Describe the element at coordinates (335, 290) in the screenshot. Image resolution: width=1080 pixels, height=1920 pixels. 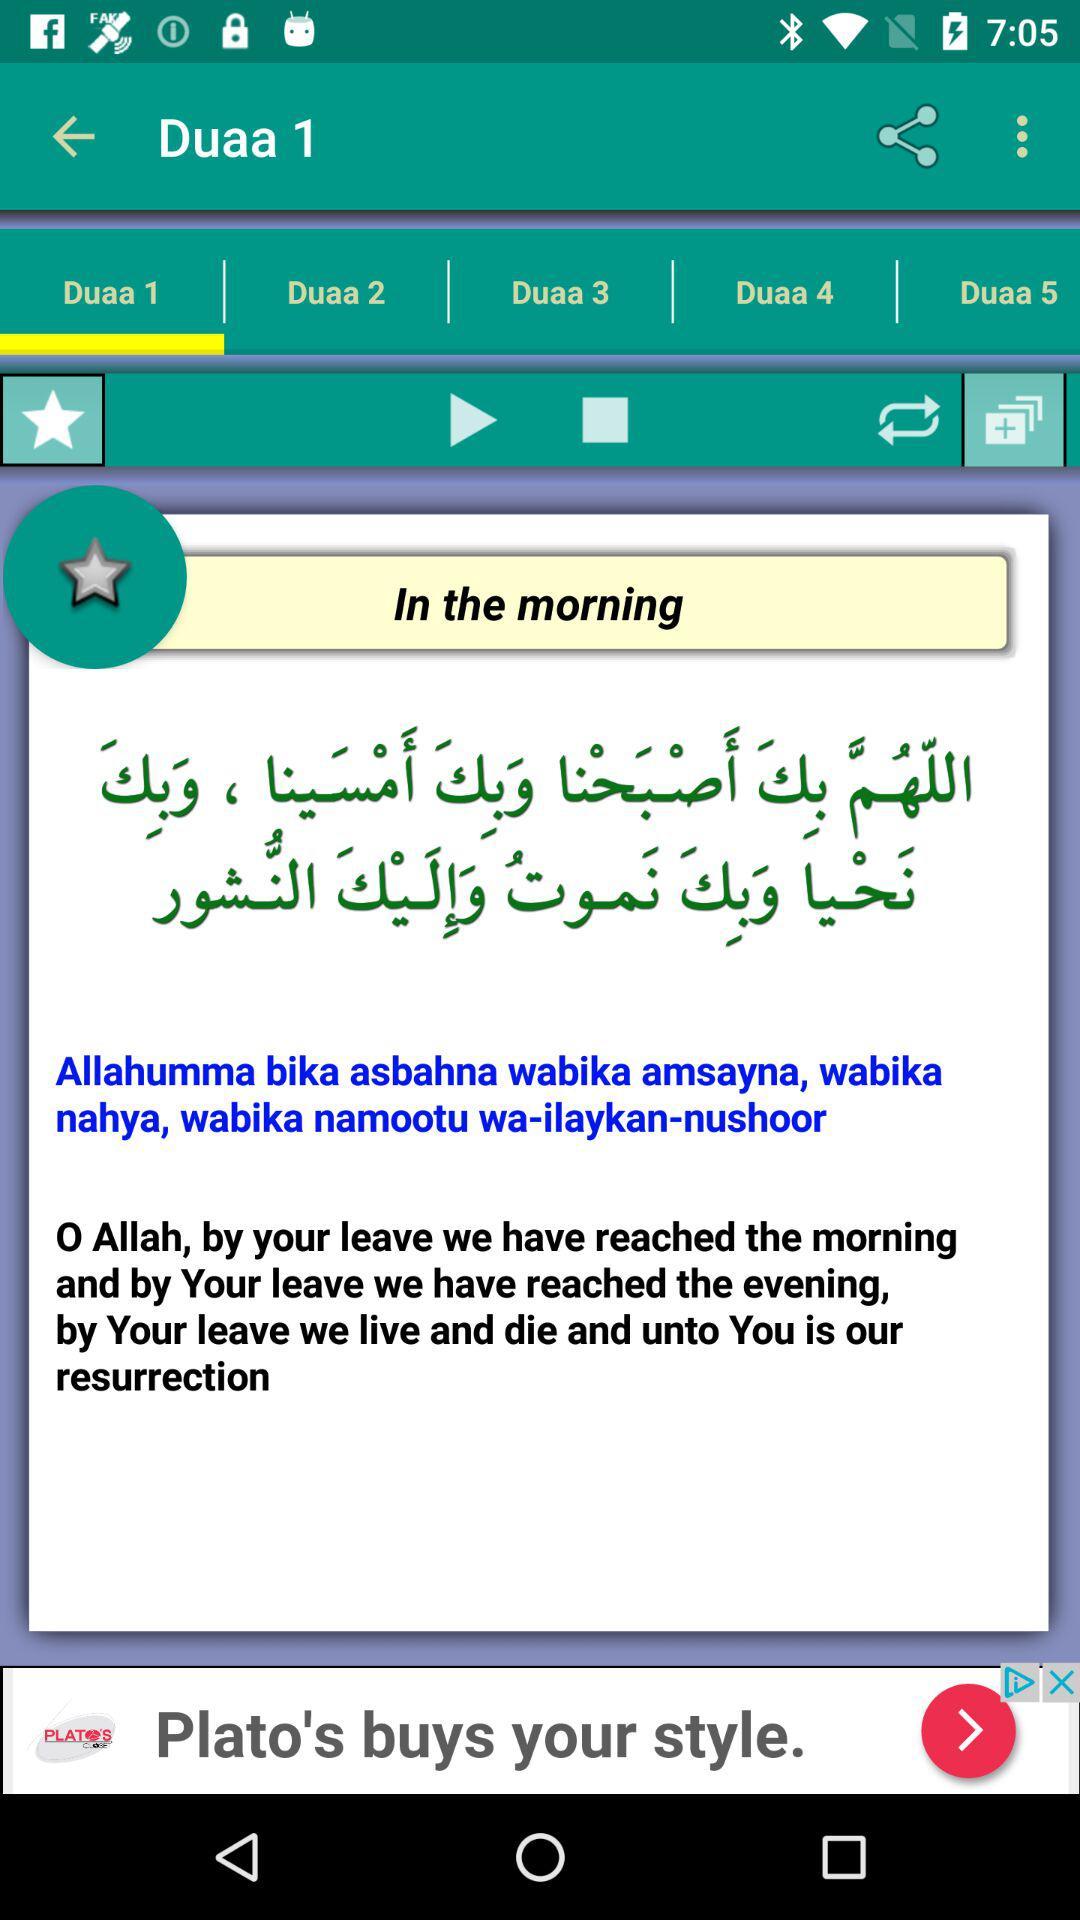
I see `the icon next to the duaa 1` at that location.